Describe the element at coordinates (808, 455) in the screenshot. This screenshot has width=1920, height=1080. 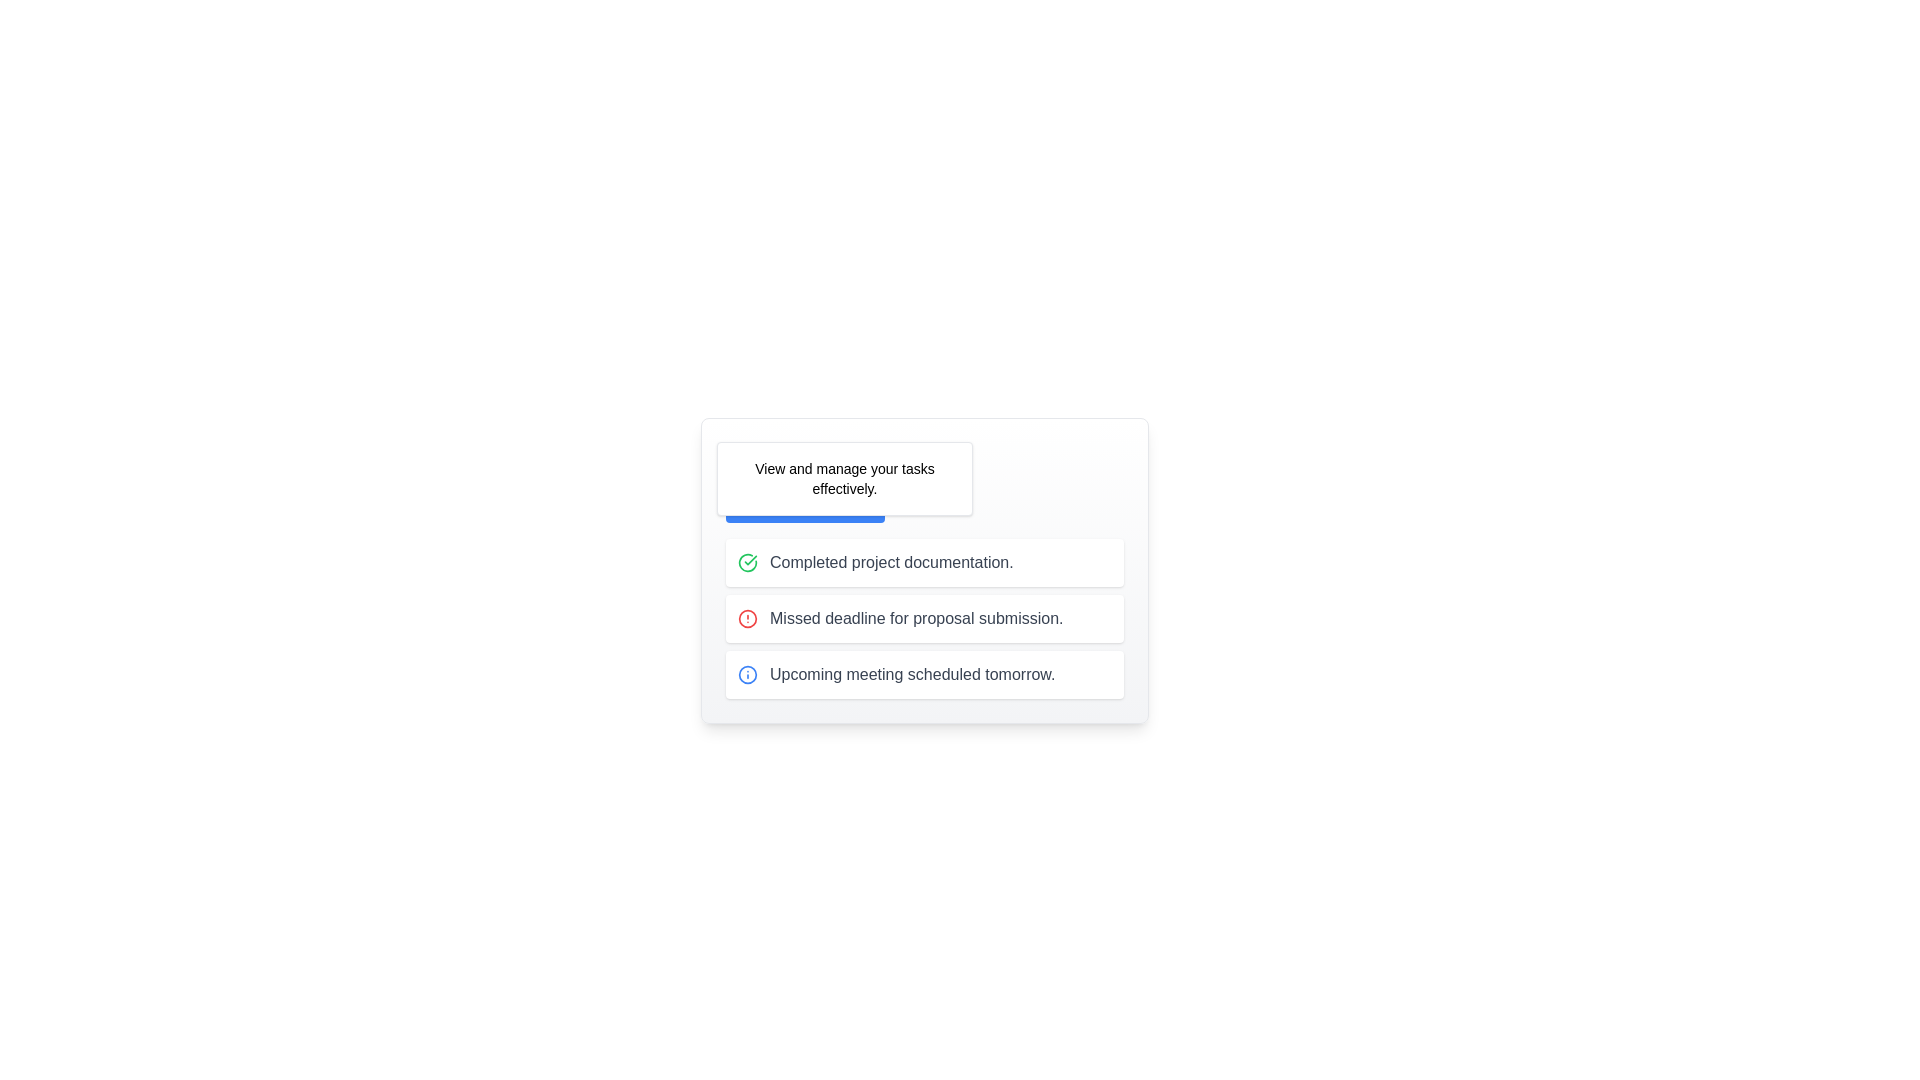
I see `text from the Text Label that serves as a heading for the task management feature, positioned to the right of a calendar icon` at that location.